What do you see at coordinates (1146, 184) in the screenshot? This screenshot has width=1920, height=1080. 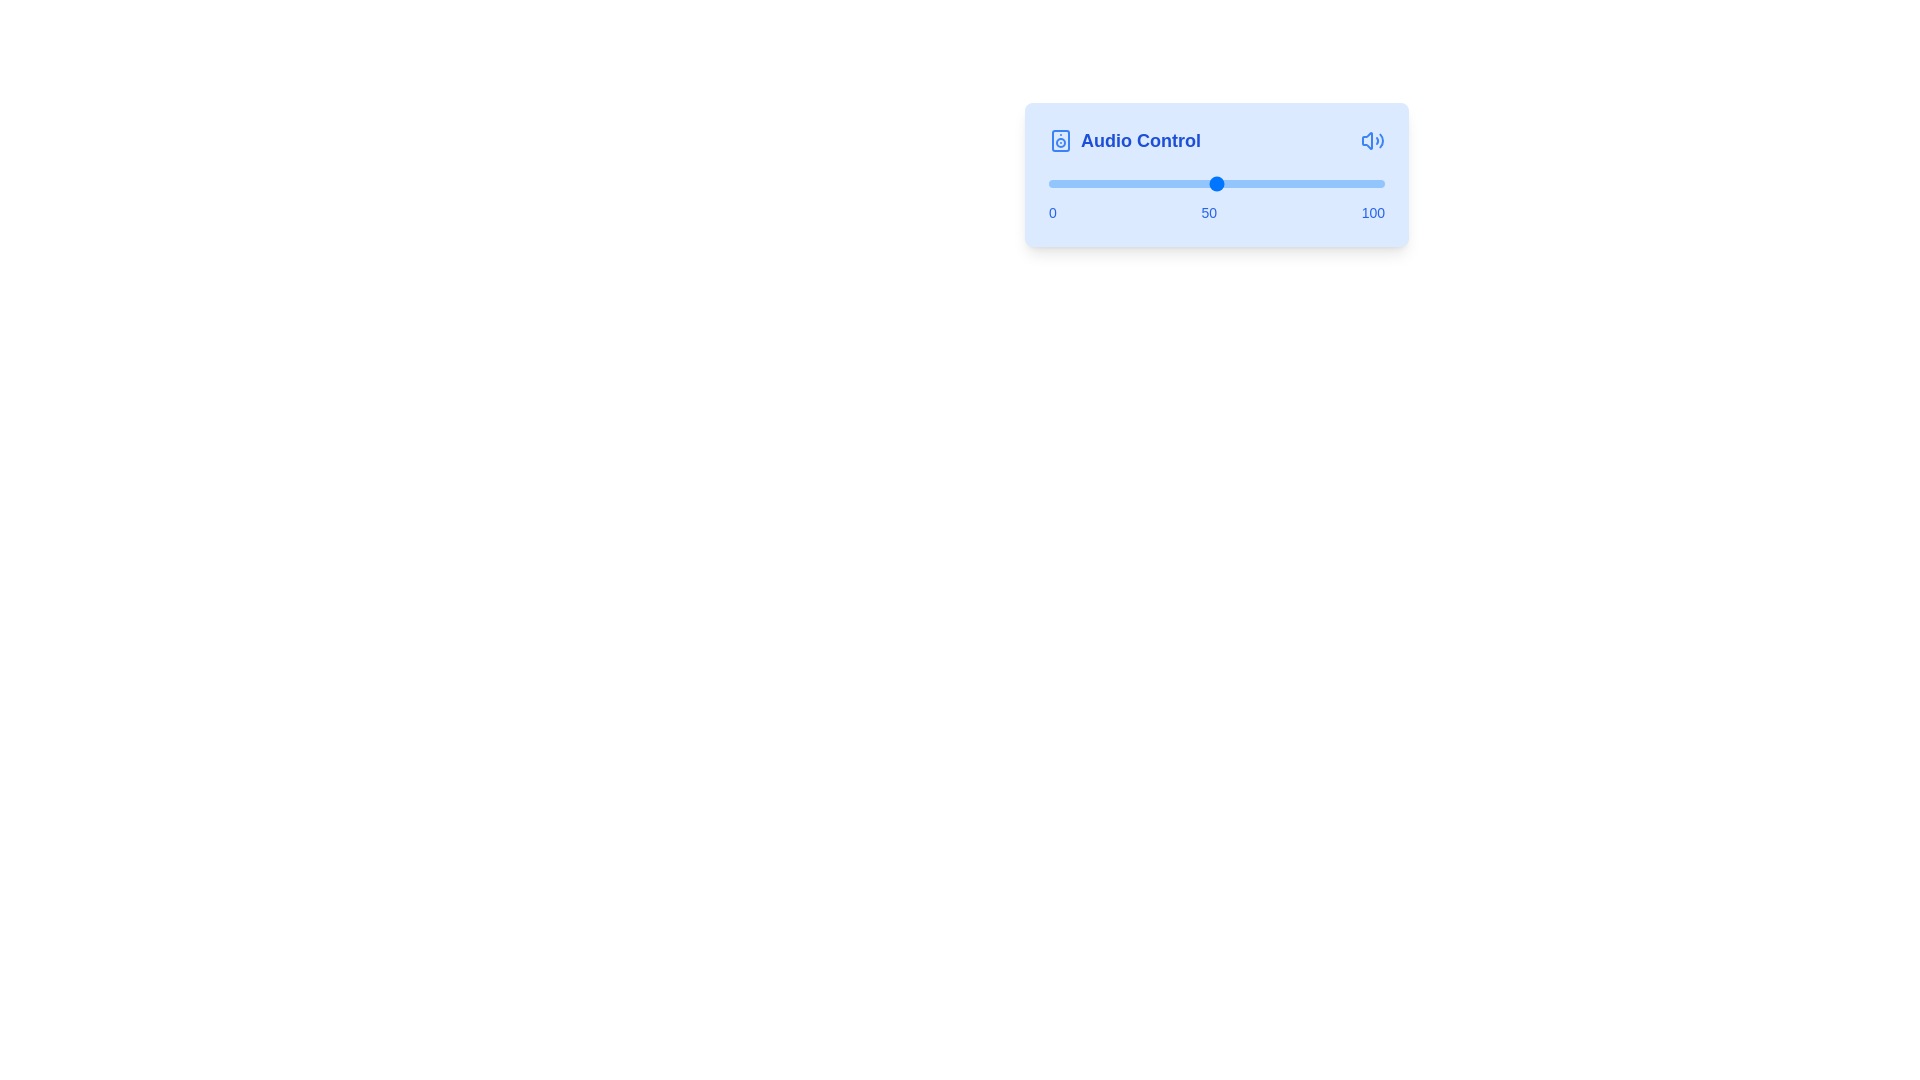 I see `the audio level` at bounding box center [1146, 184].